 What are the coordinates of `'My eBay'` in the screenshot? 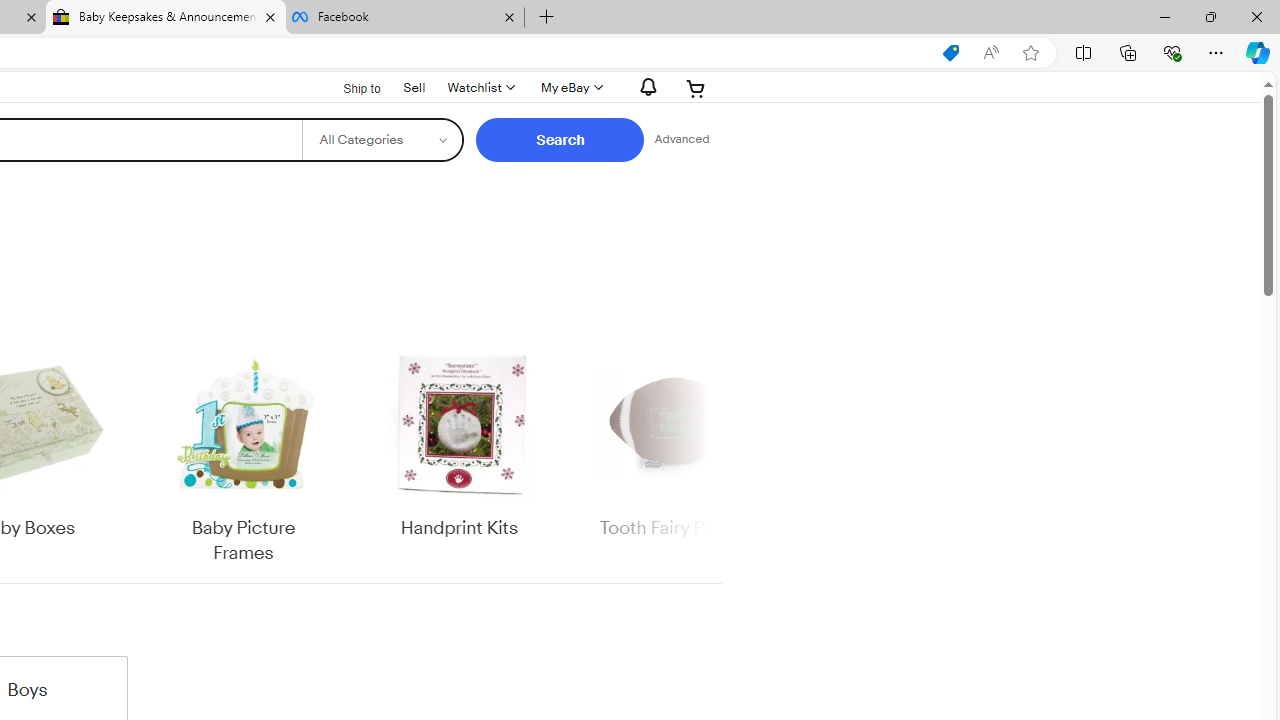 It's located at (569, 87).